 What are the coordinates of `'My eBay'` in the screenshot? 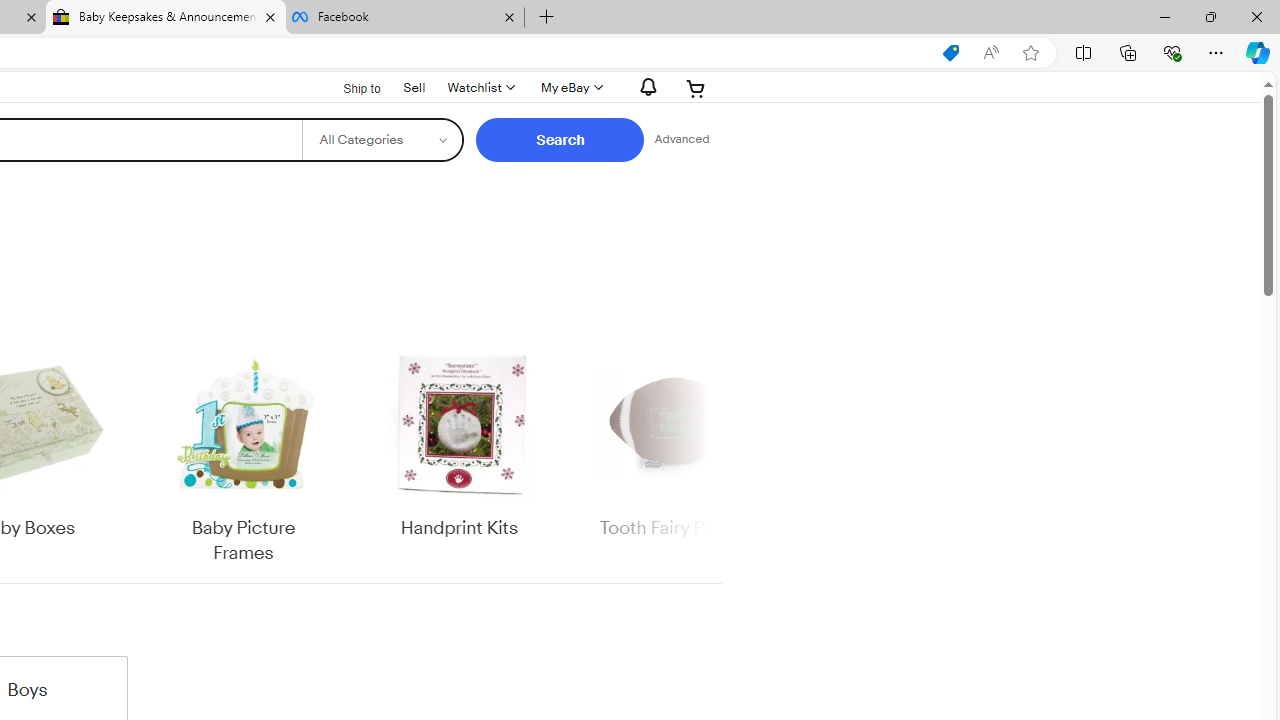 It's located at (569, 87).